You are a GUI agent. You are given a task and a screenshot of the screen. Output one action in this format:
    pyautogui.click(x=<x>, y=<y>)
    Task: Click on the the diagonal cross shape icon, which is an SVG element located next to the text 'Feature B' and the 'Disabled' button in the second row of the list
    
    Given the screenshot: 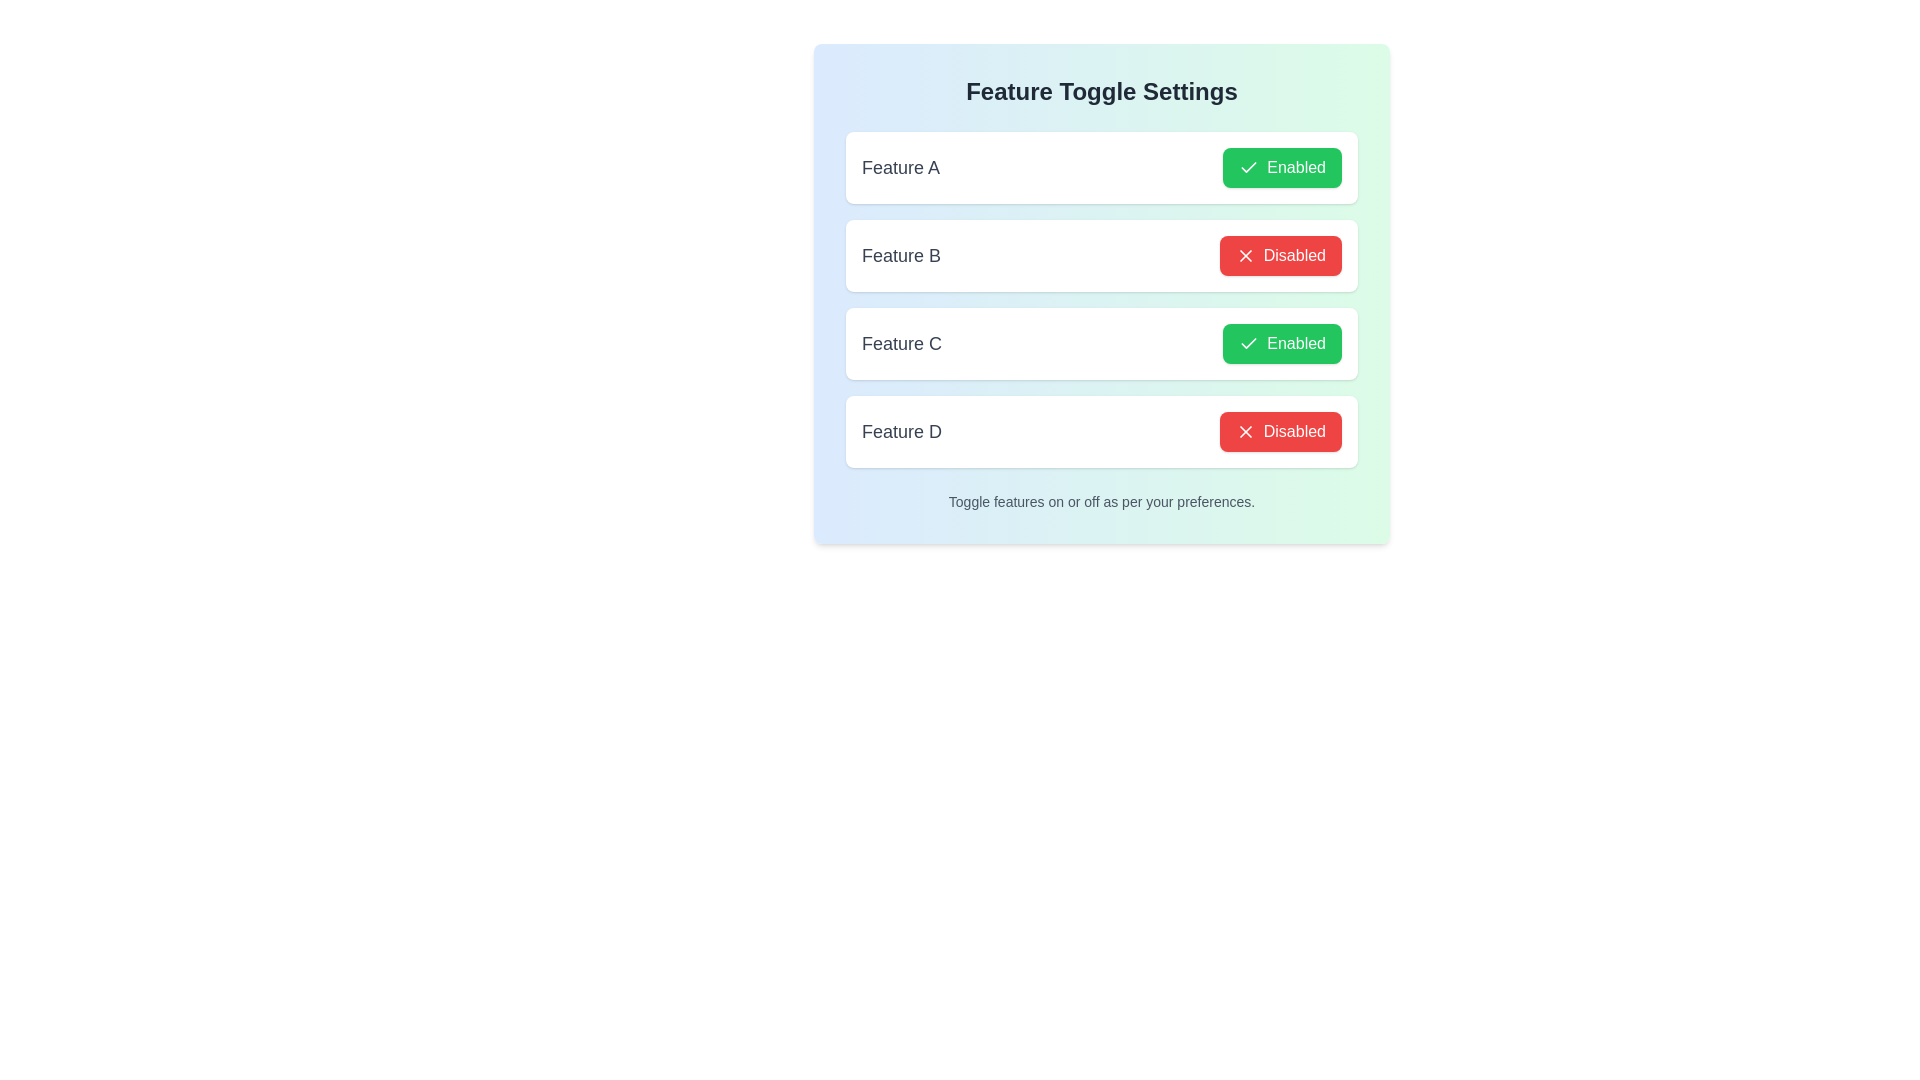 What is the action you would take?
    pyautogui.click(x=1244, y=431)
    